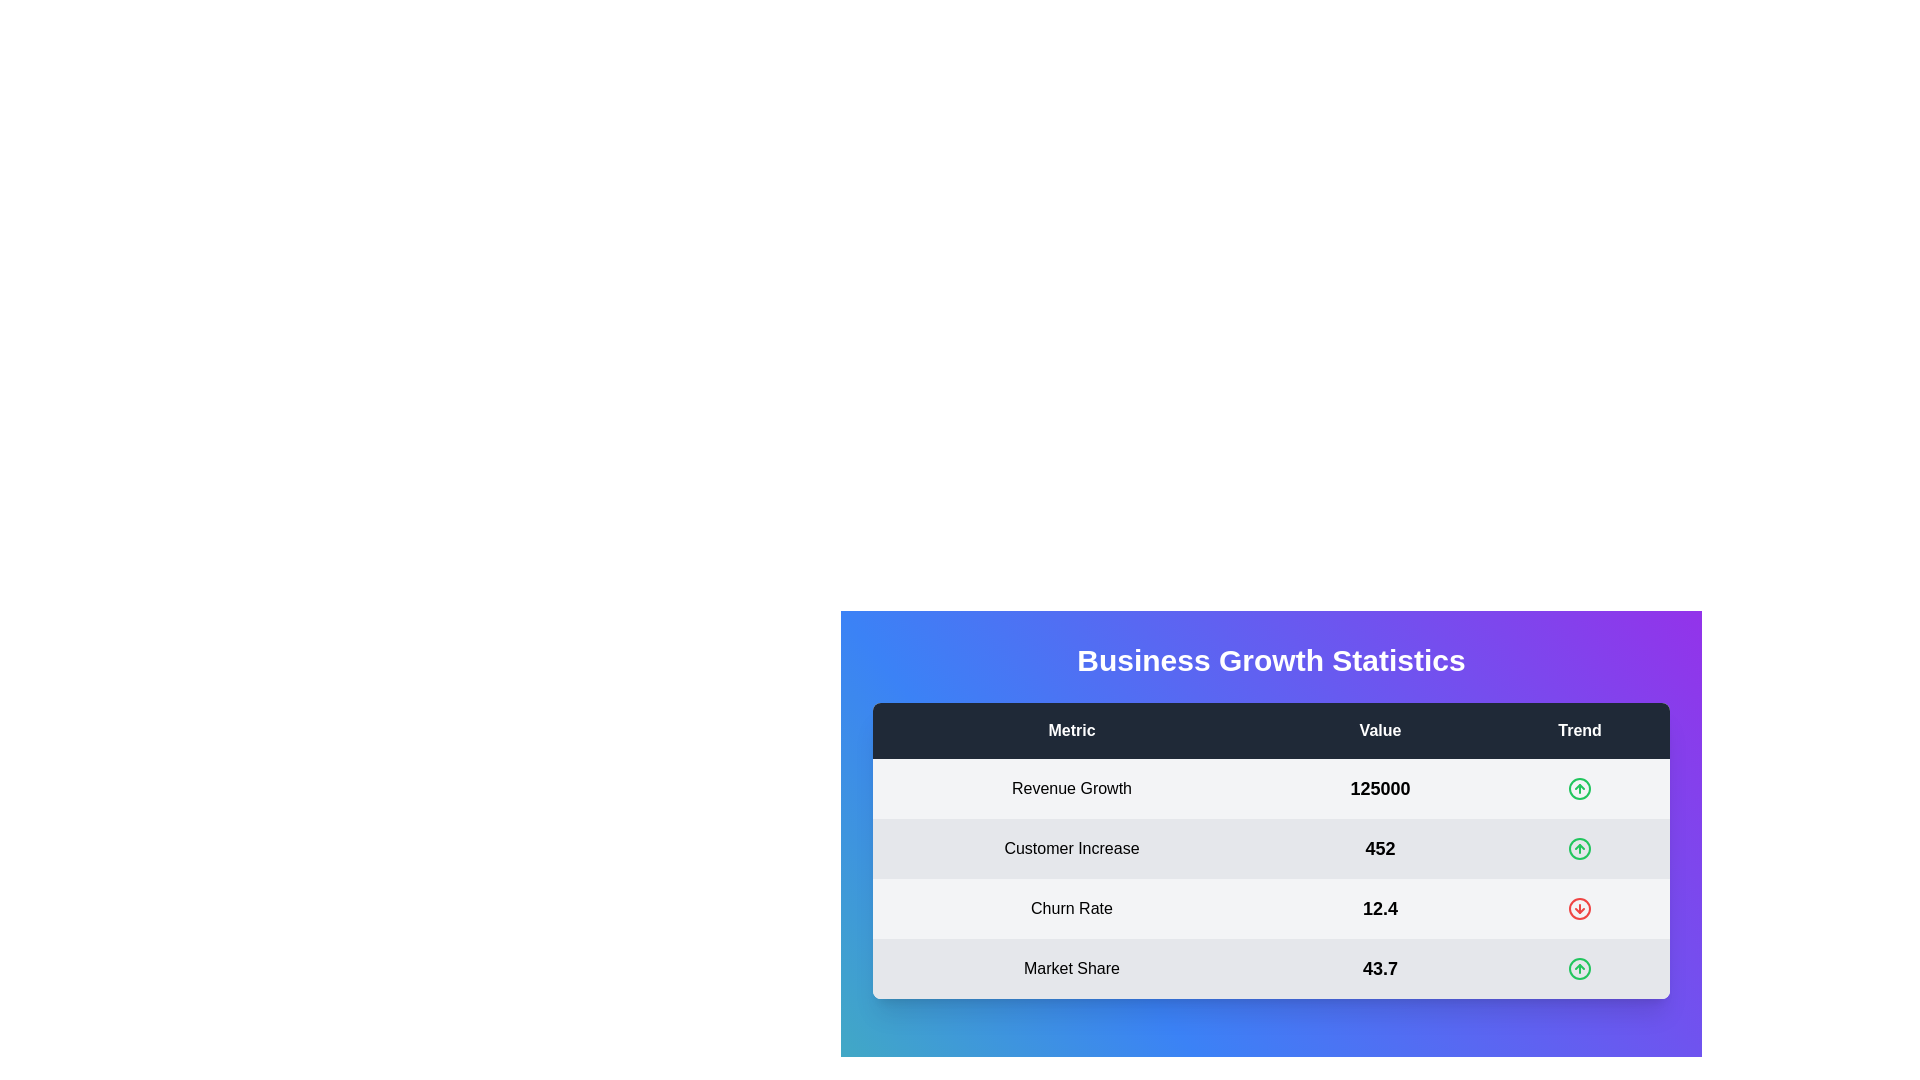 This screenshot has height=1080, width=1920. I want to click on the trend icon corresponding to the Revenue Growth metric, so click(1578, 788).